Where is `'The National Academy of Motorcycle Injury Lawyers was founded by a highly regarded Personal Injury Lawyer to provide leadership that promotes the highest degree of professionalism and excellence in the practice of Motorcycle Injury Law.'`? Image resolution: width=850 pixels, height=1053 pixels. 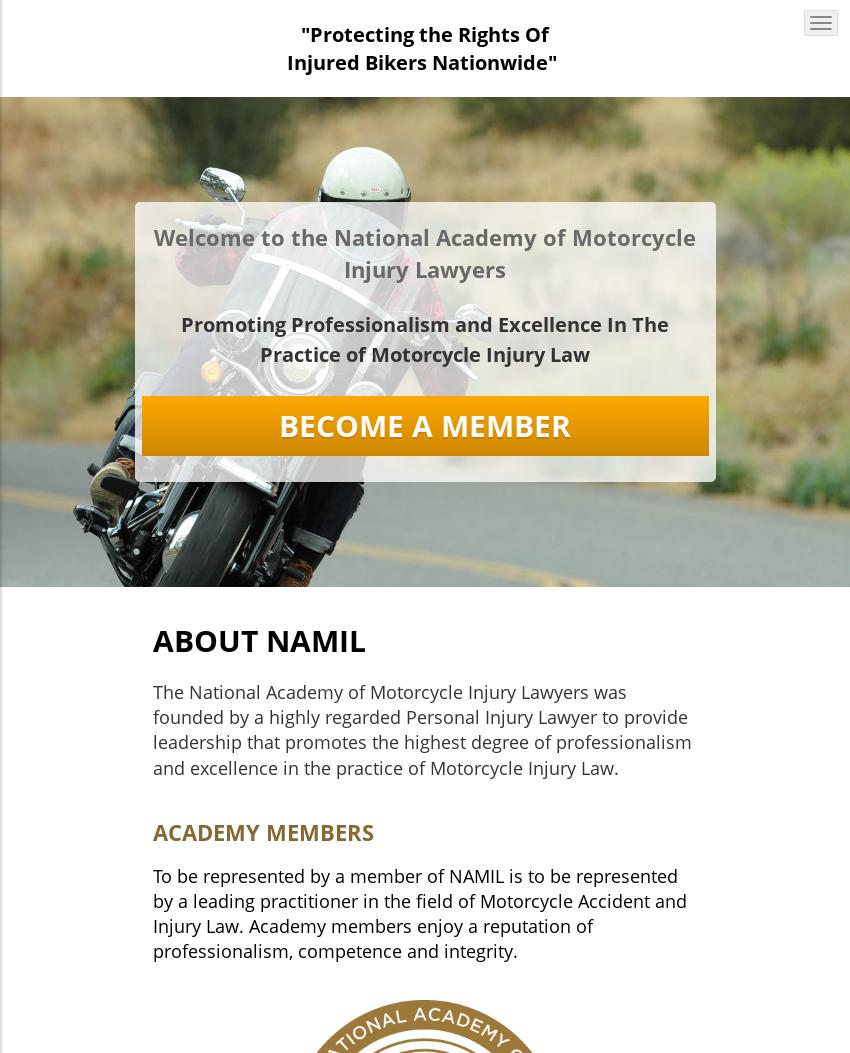 'The National Academy of Motorcycle Injury Lawyers was founded by a highly regarded Personal Injury Lawyer to provide leadership that promotes the highest degree of professionalism and excellence in the practice of Motorcycle Injury Law.' is located at coordinates (421, 728).